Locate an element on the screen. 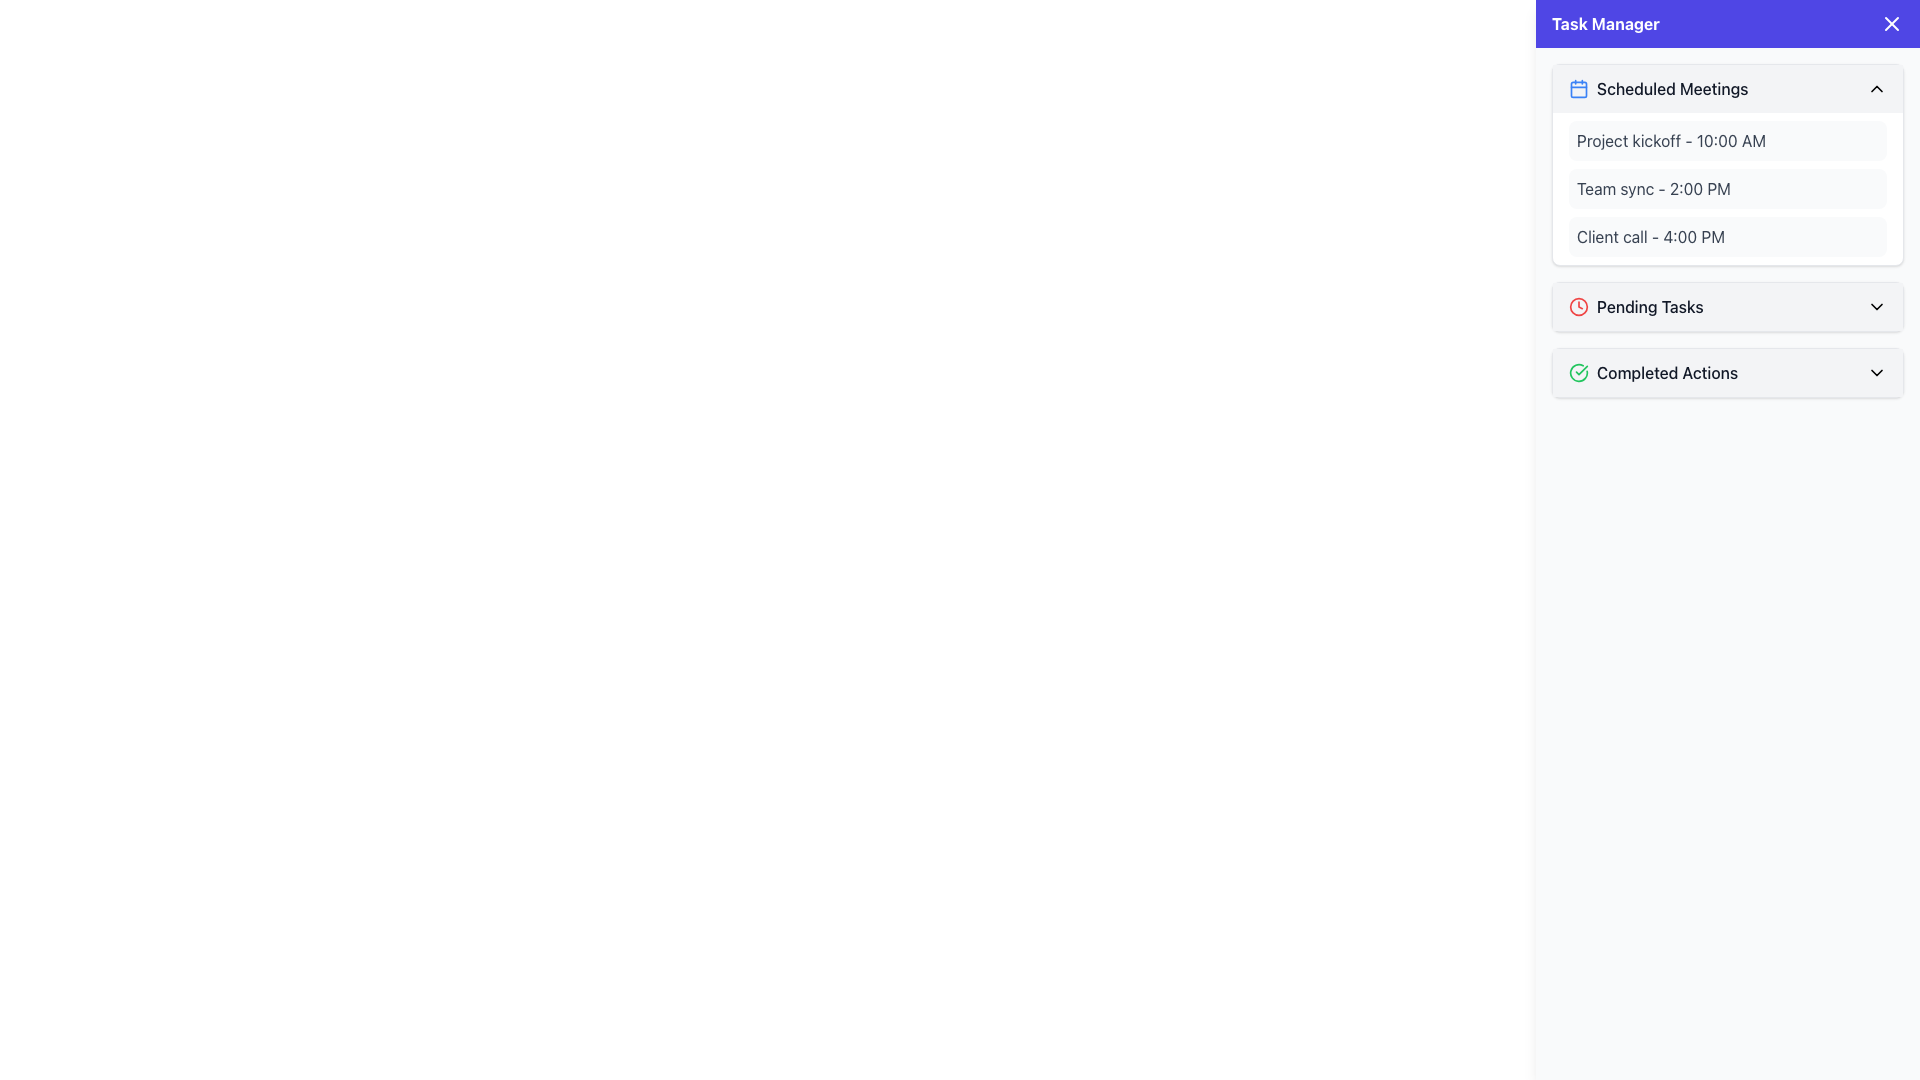  the List item containing the text 'Team sync - 2:00 PM', which is styled with a light gray background and dark gray text, located in the top-right section of the layout is located at coordinates (1727, 189).